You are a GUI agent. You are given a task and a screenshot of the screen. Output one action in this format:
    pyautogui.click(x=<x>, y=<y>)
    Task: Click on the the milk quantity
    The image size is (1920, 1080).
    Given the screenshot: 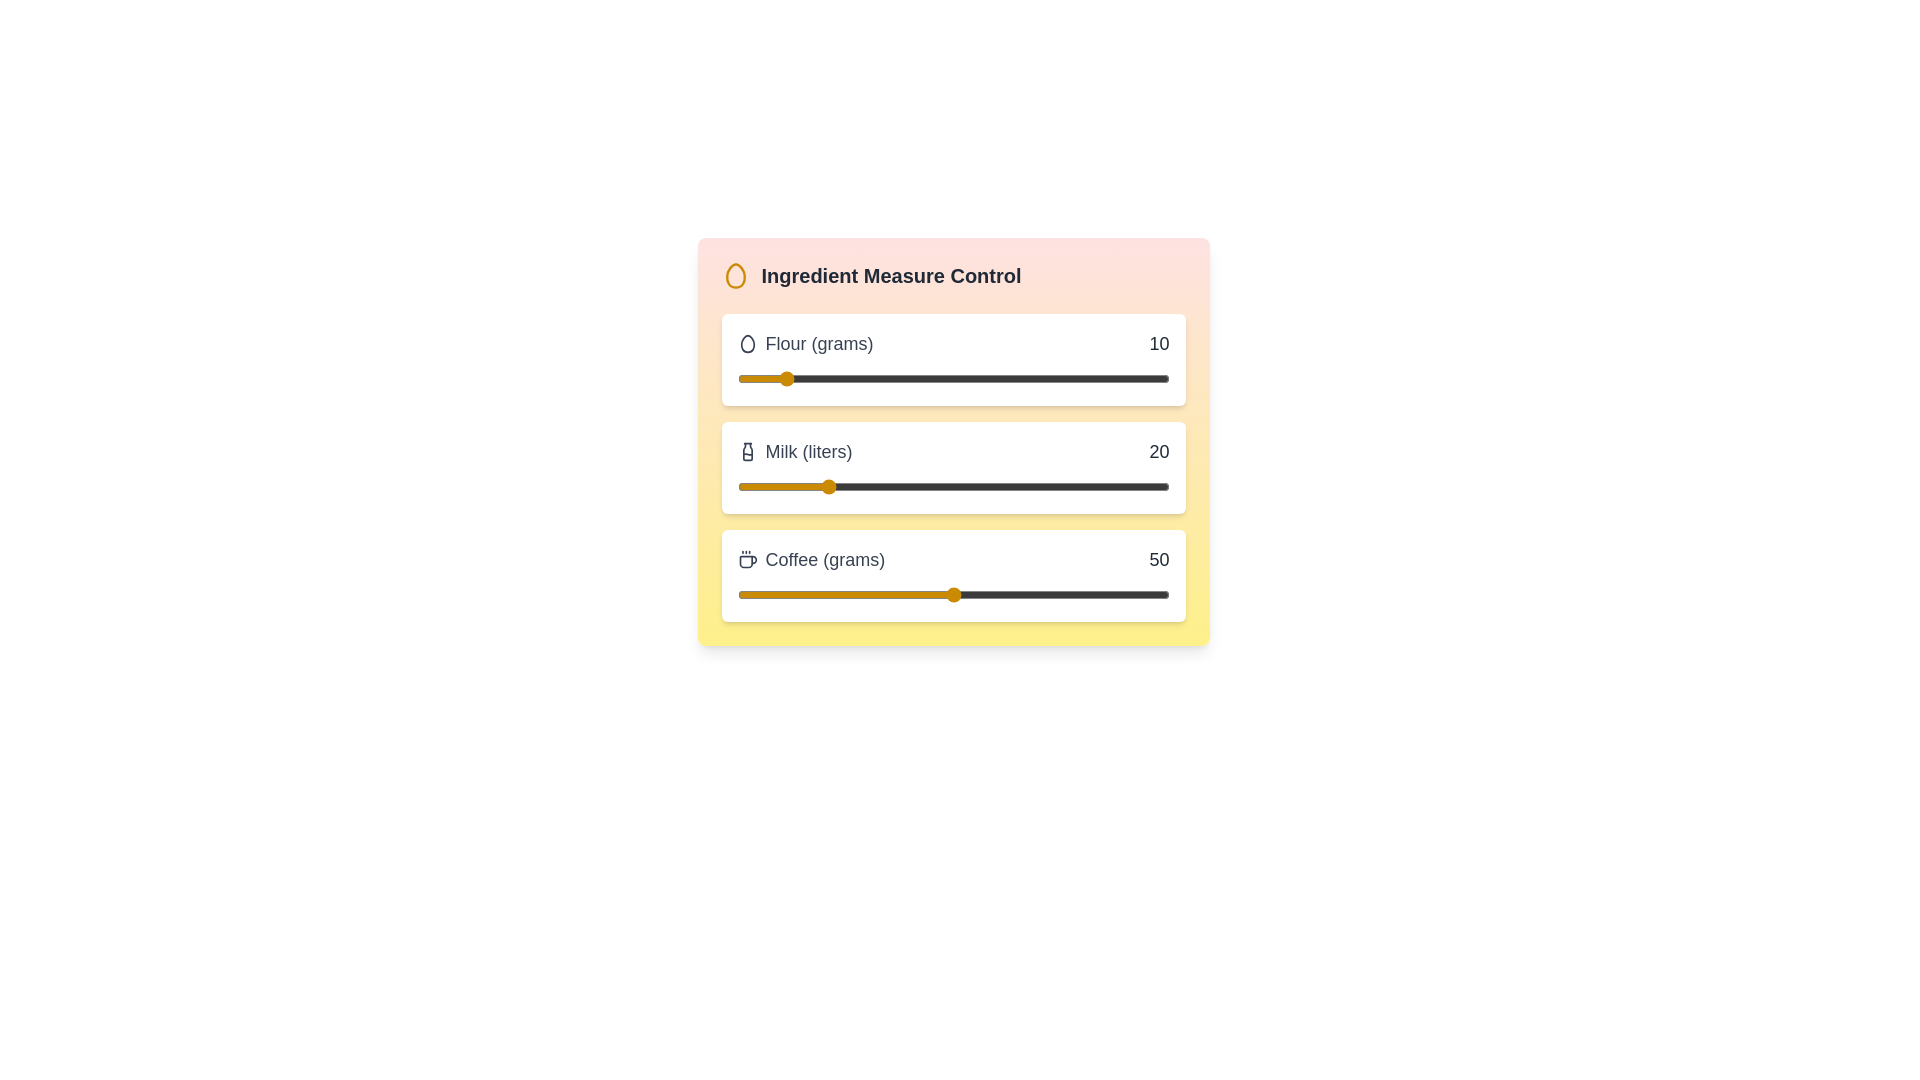 What is the action you would take?
    pyautogui.click(x=1009, y=486)
    